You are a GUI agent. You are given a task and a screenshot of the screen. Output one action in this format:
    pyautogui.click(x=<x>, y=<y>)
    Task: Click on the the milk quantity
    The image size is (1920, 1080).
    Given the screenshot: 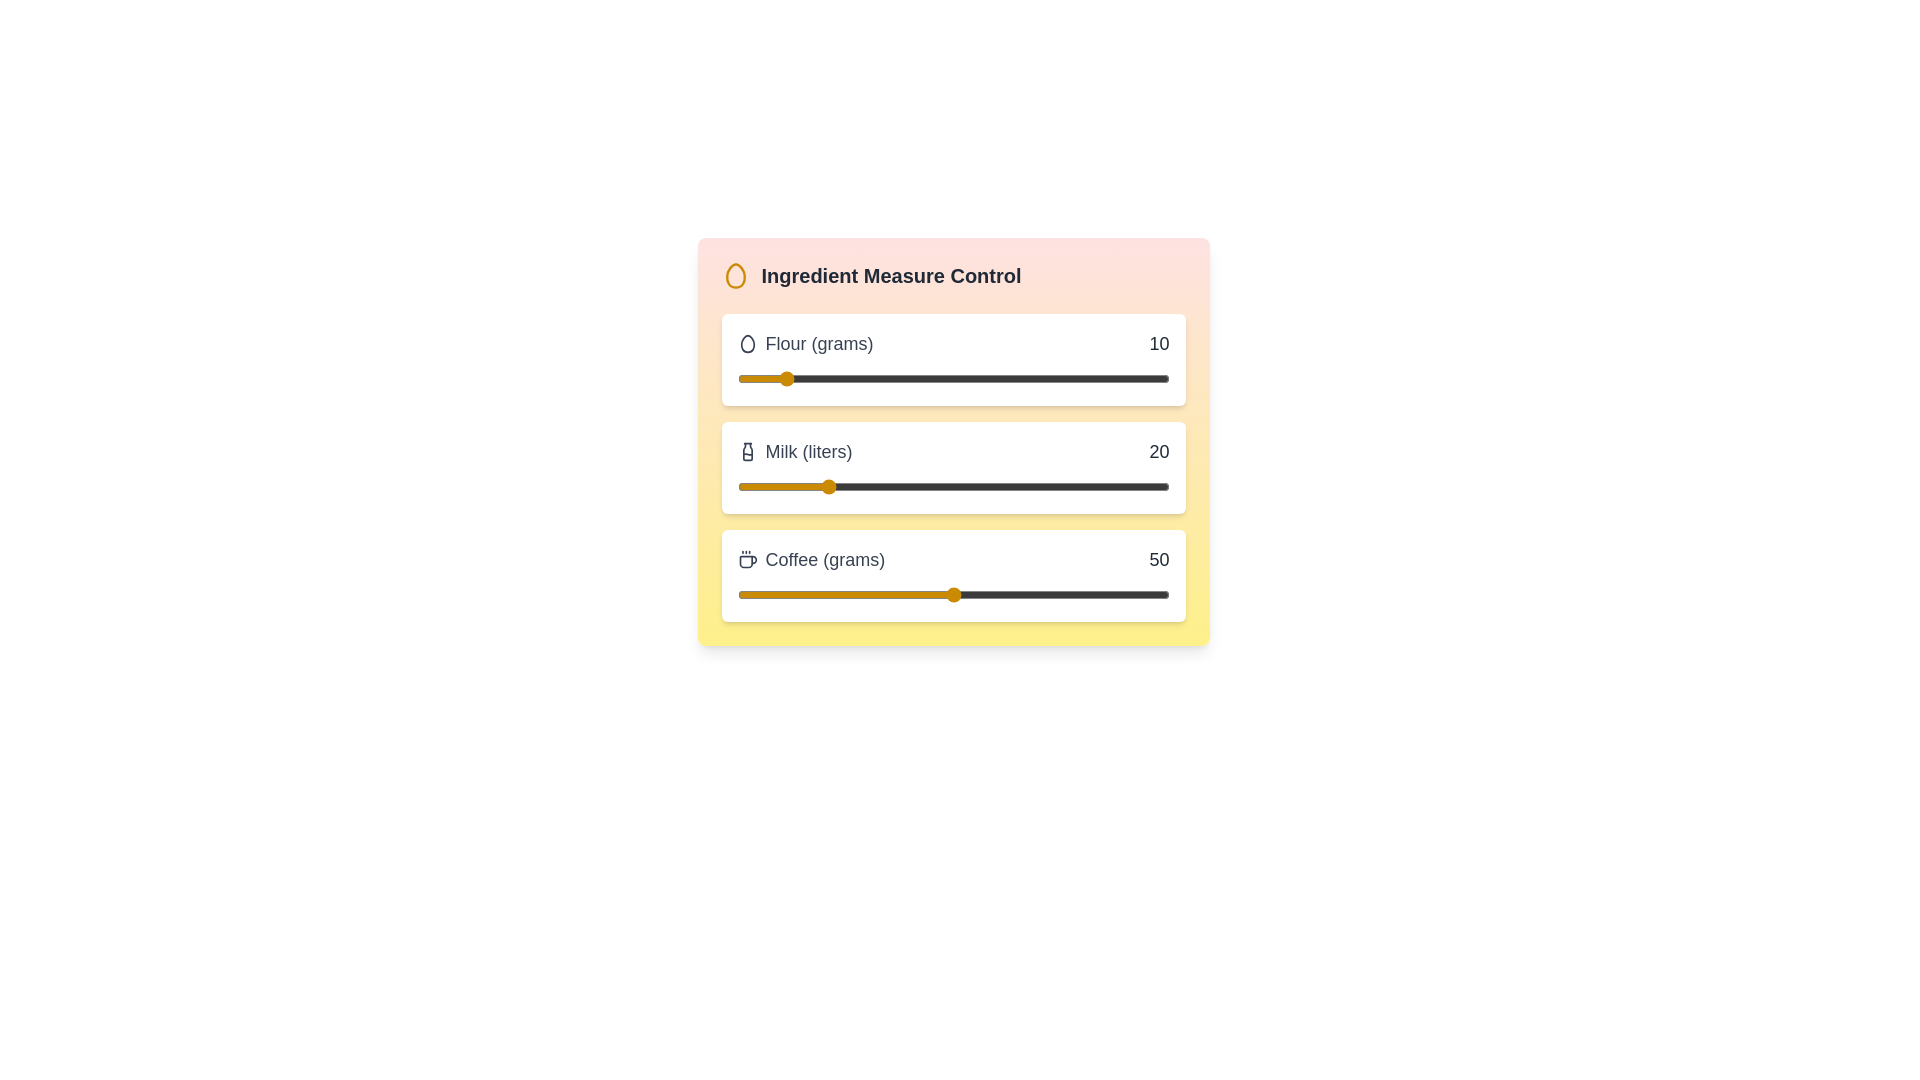 What is the action you would take?
    pyautogui.click(x=1009, y=486)
    